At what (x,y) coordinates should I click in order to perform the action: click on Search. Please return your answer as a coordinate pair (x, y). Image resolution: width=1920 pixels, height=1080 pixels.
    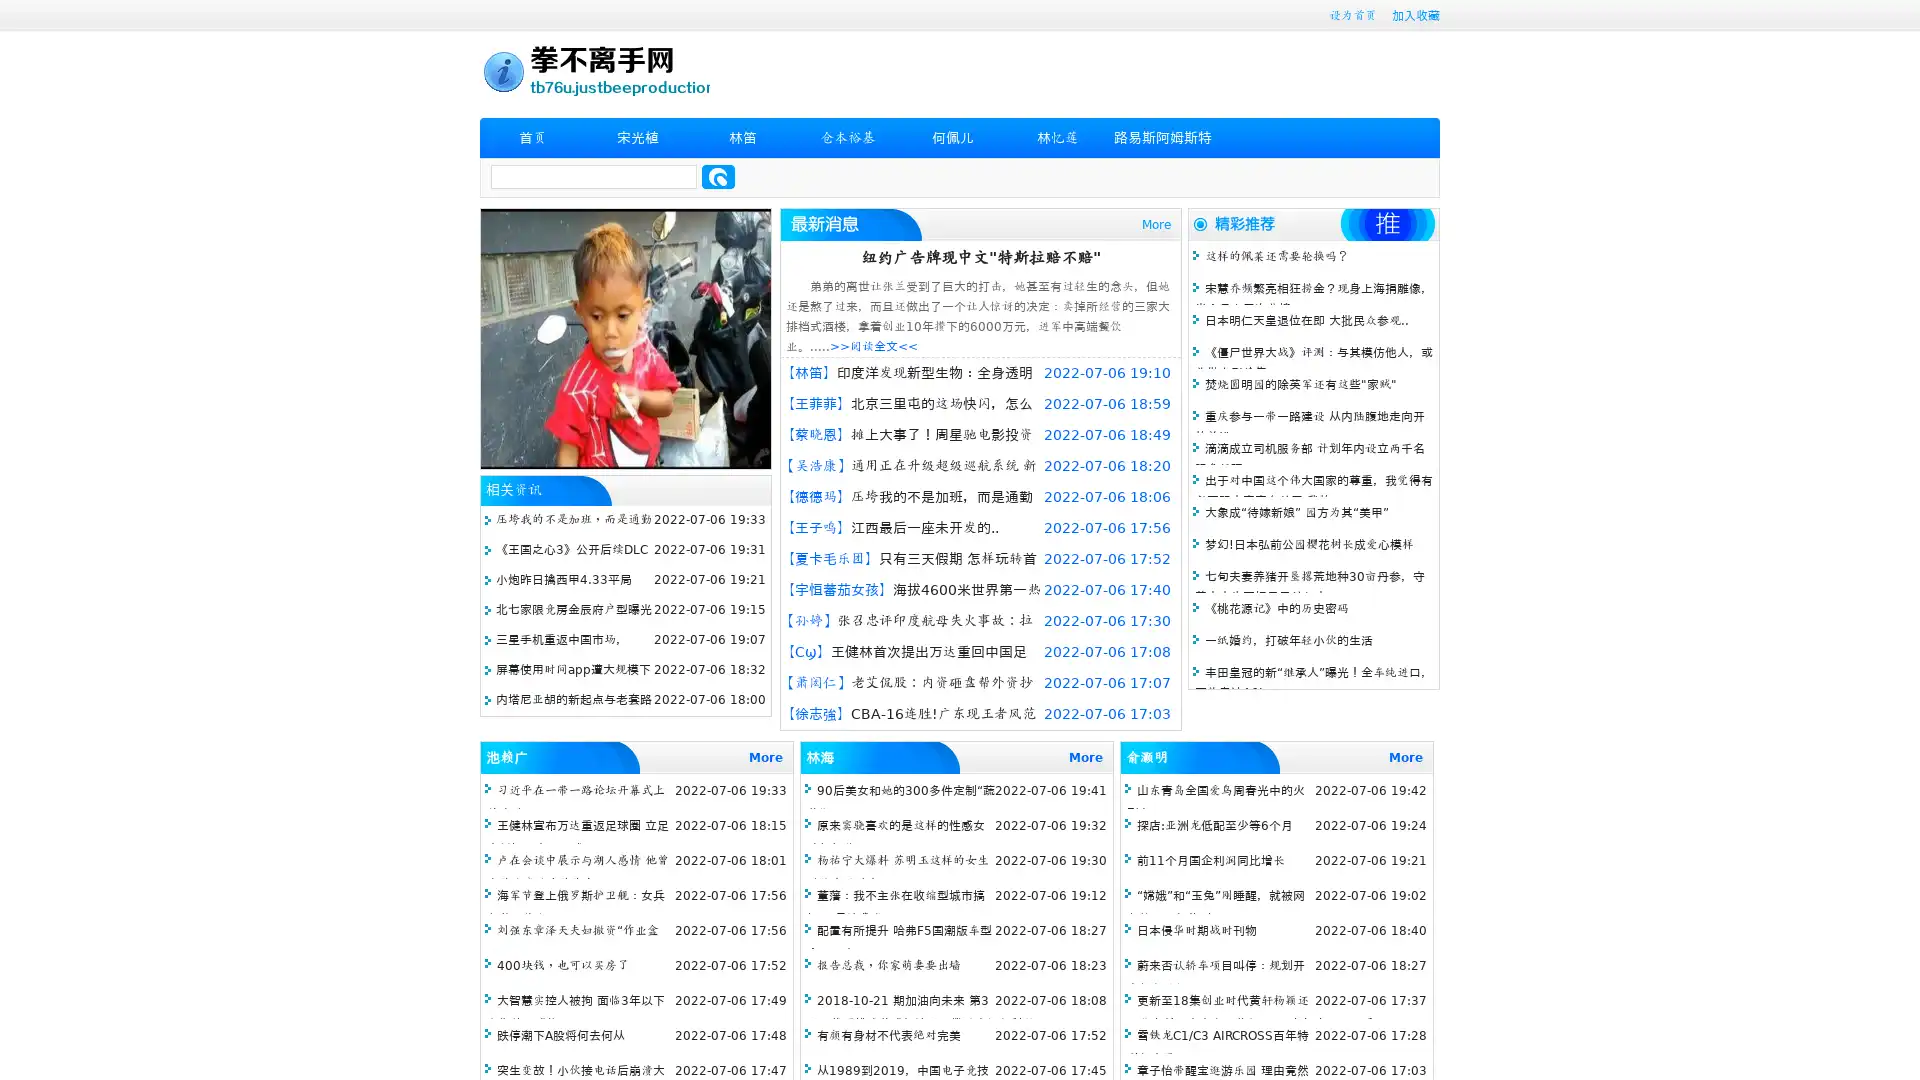
    Looking at the image, I should click on (718, 176).